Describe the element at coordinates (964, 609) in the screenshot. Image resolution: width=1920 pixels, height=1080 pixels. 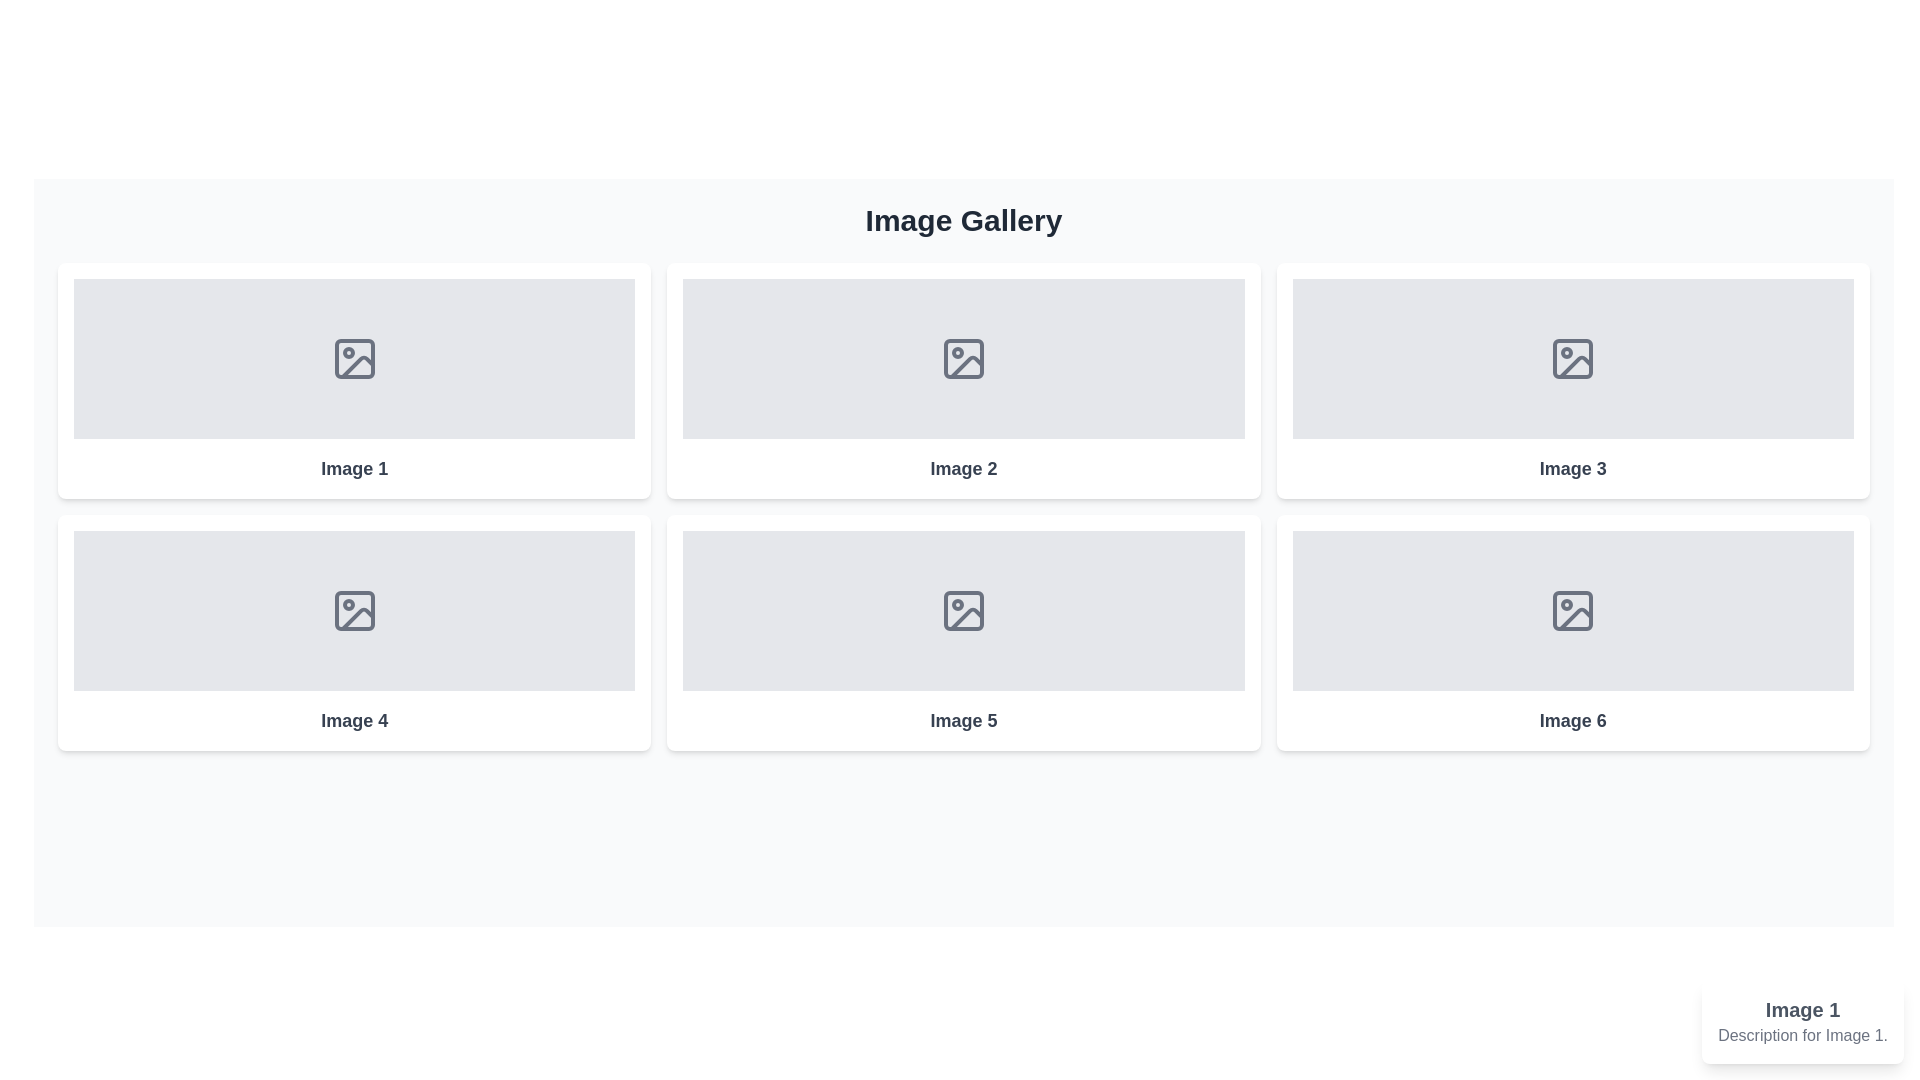
I see `the light gray rectangular icon frame with rounded corners located in the fifth grid cell of the gallery layout, specifically in the second row, third column` at that location.